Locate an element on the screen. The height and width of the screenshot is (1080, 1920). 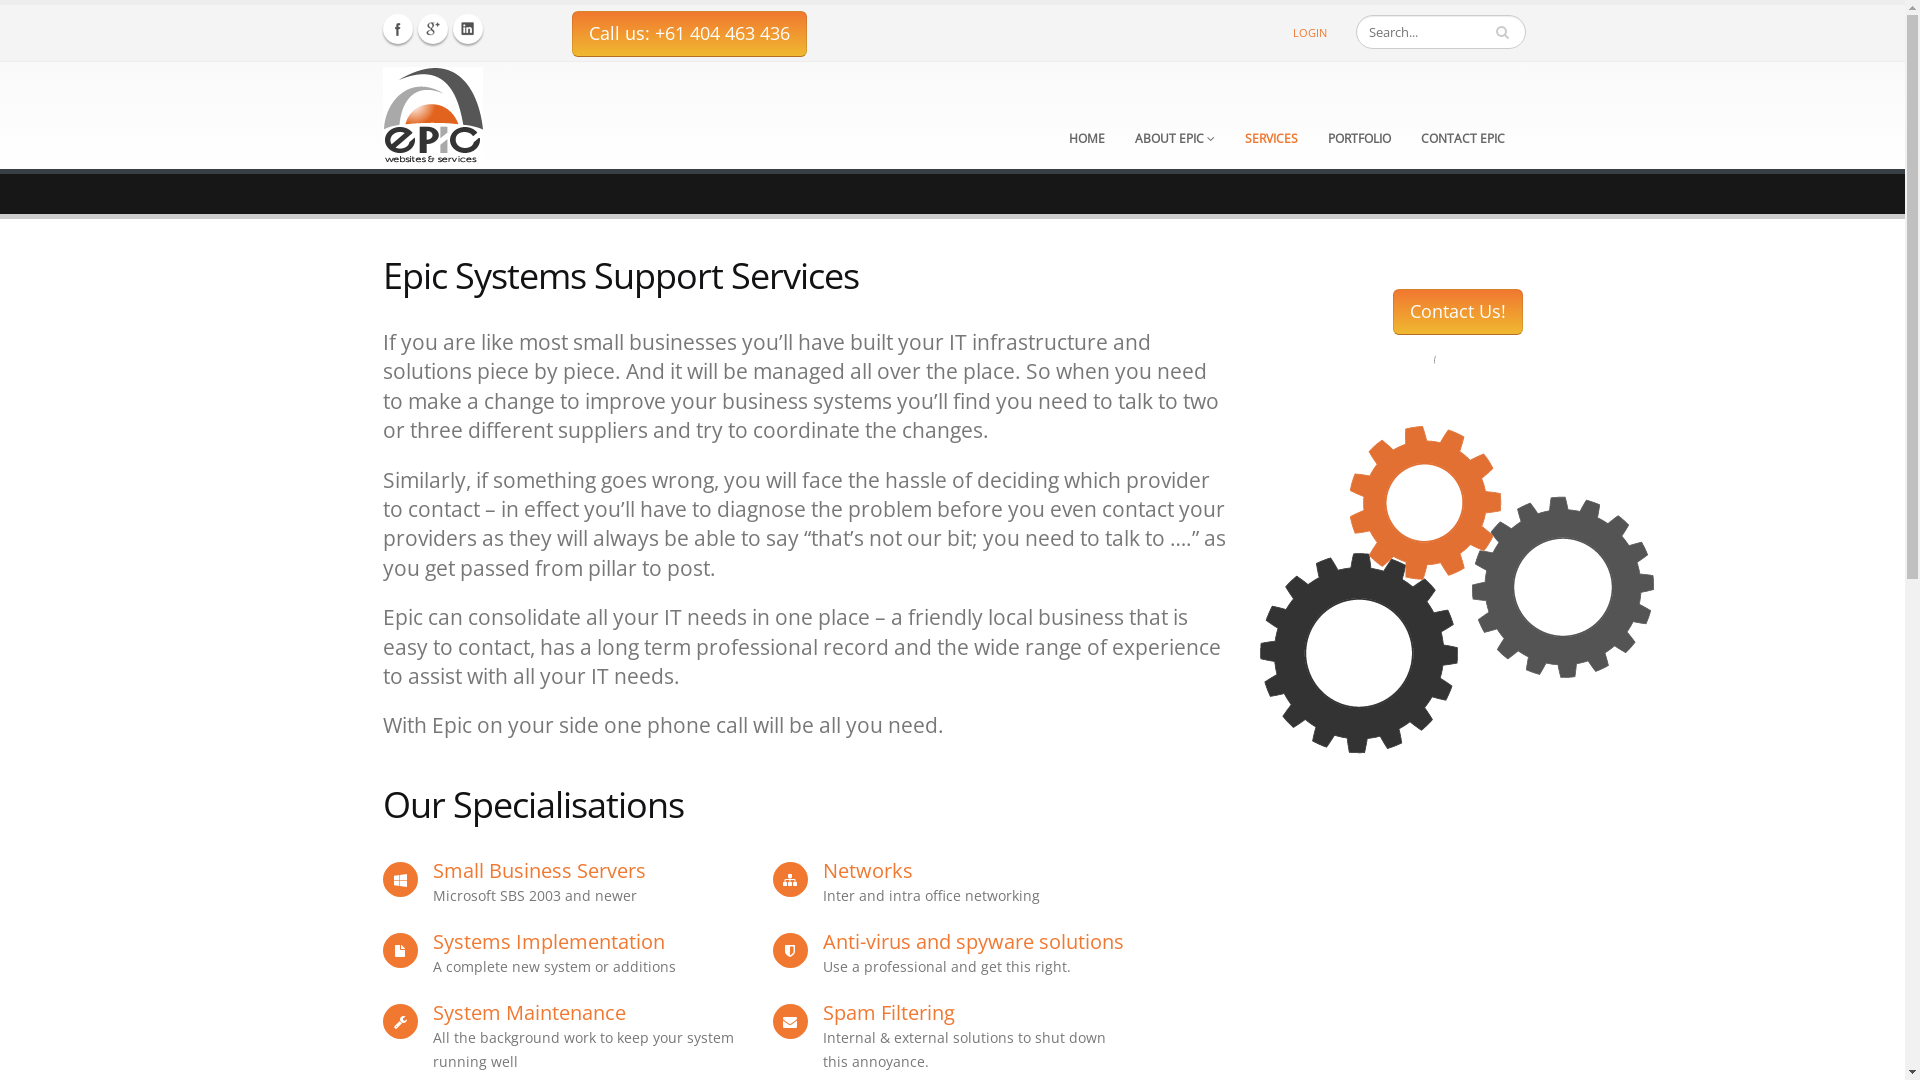
'HOME' is located at coordinates (1085, 123).